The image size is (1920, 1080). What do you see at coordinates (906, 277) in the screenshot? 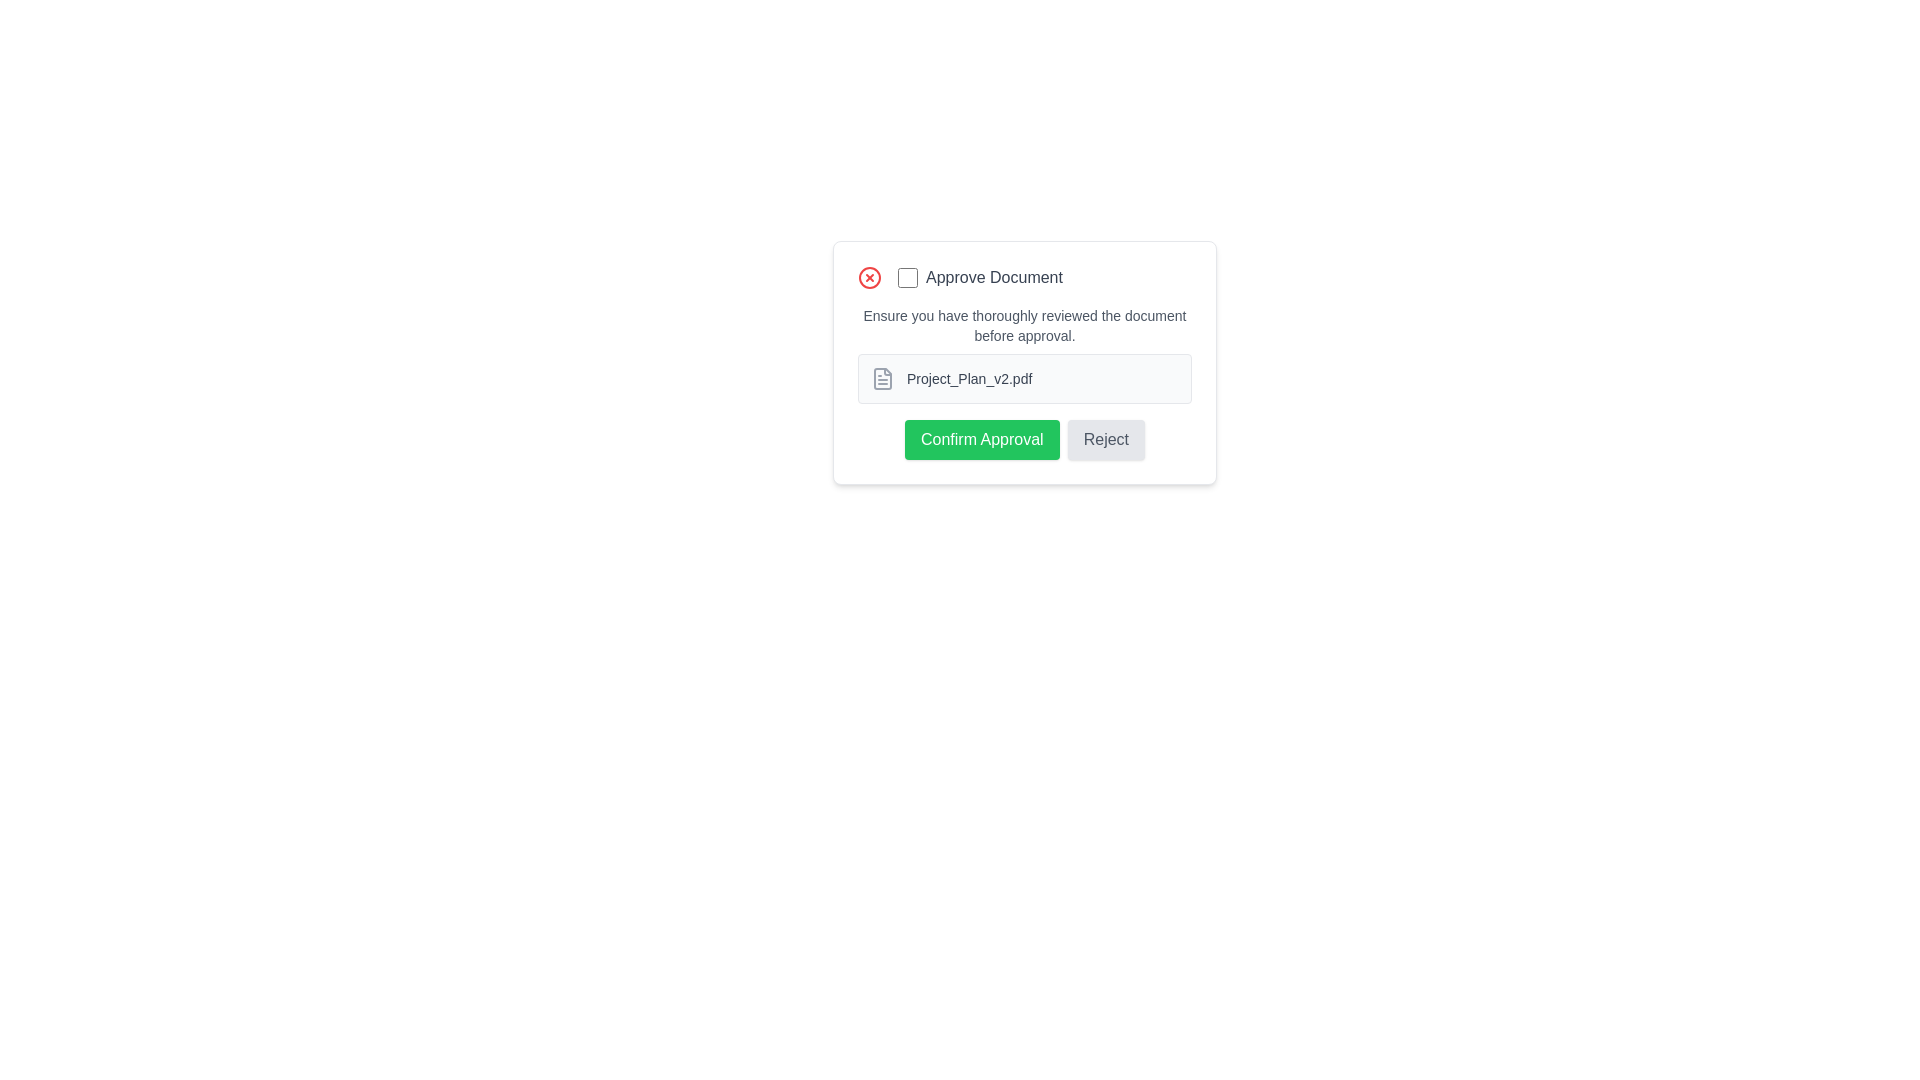
I see `the Checkbox located to the left of the 'Approve Document' text label` at bounding box center [906, 277].